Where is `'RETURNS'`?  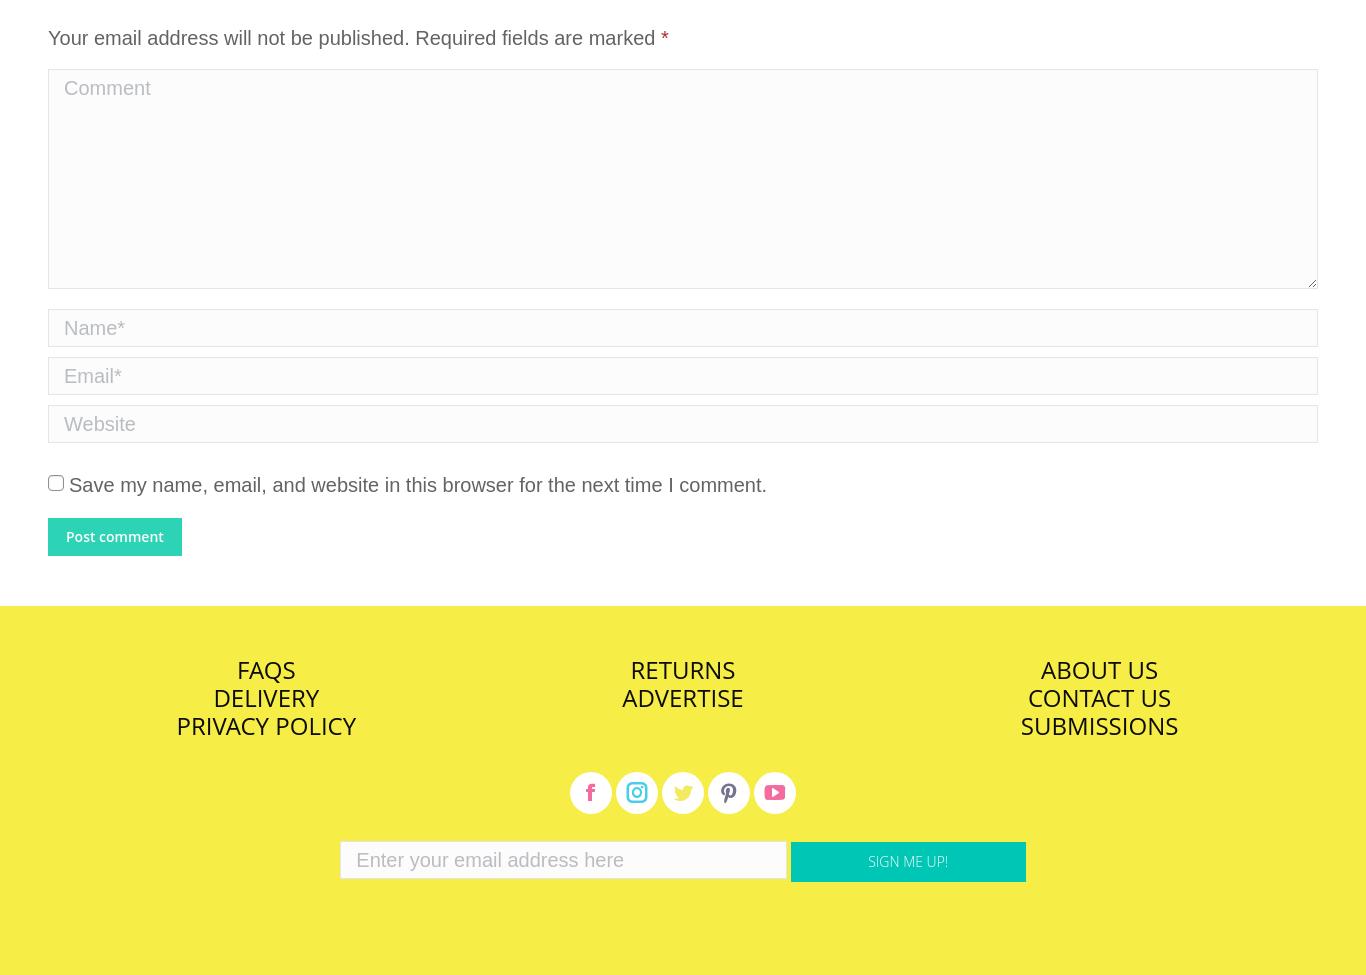
'RETURNS' is located at coordinates (681, 669).